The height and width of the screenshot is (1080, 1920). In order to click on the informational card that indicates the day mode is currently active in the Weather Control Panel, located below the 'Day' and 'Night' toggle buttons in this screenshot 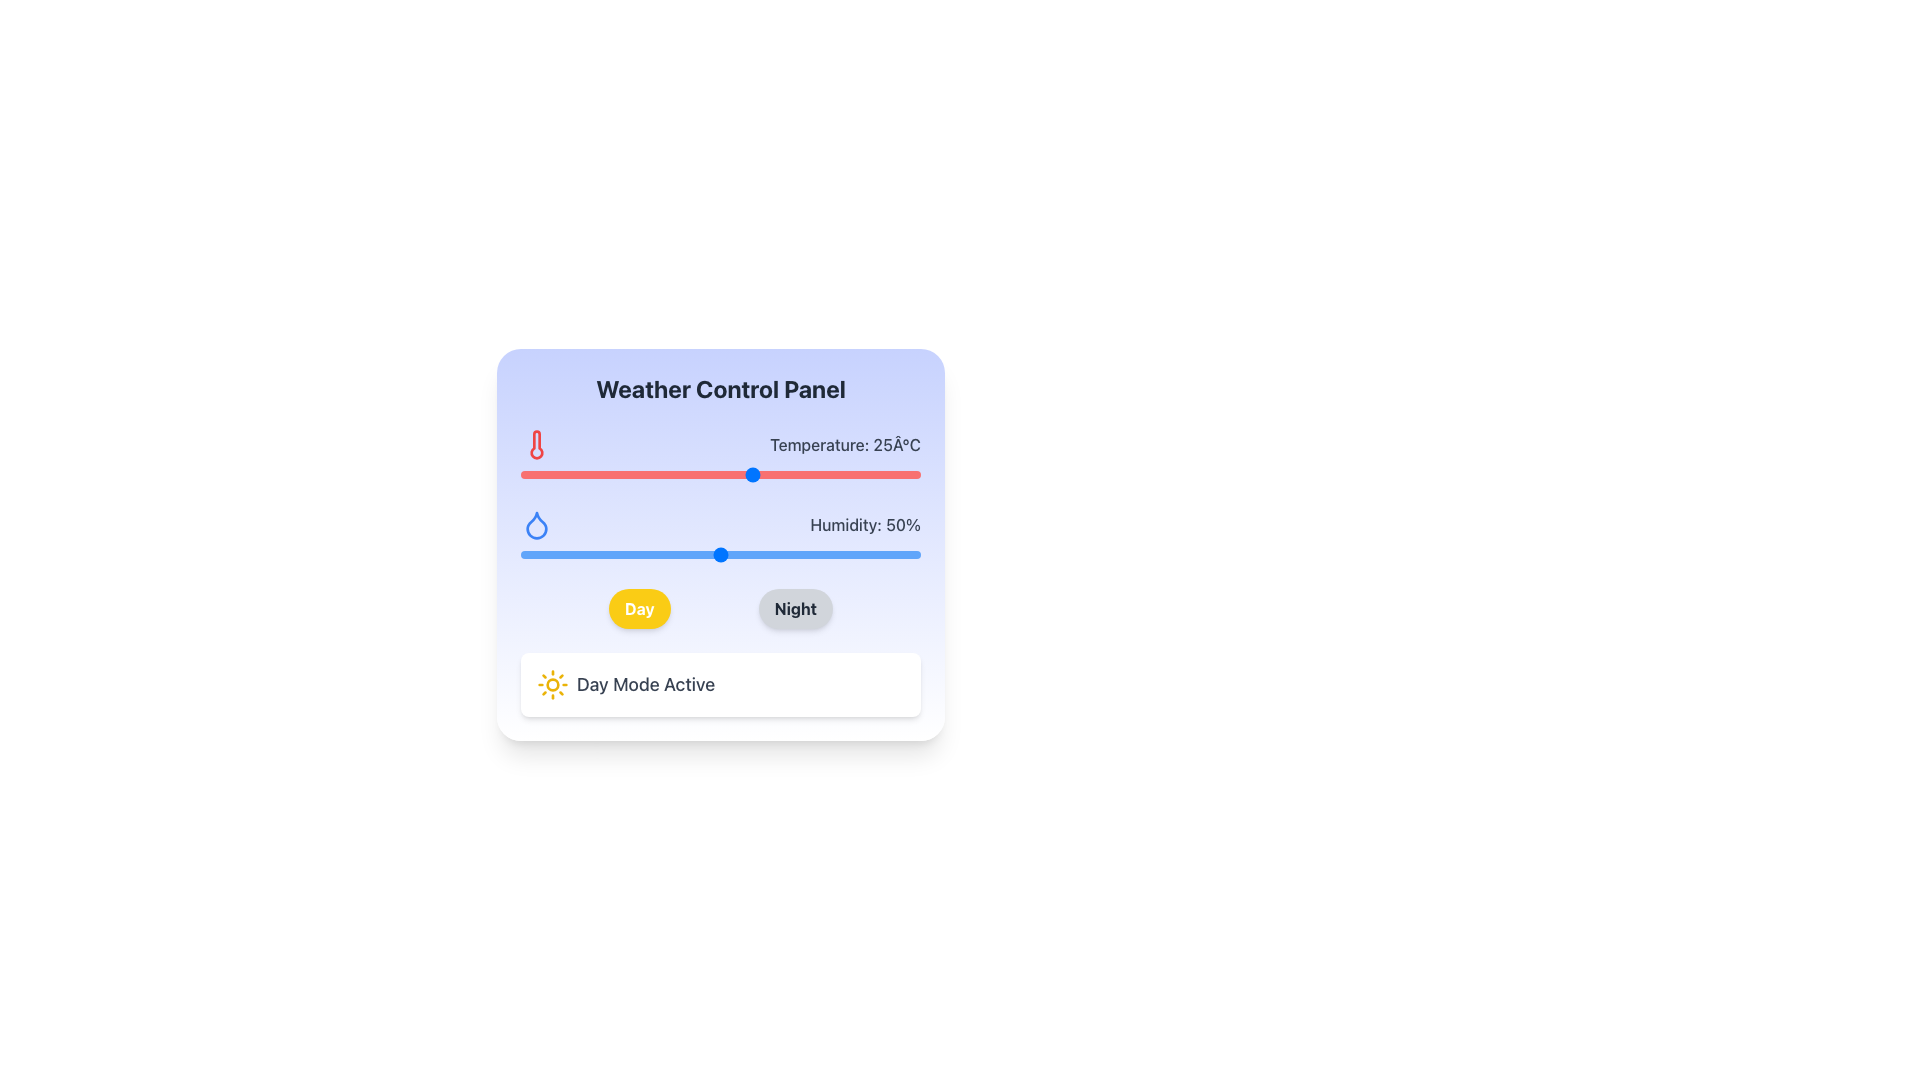, I will do `click(720, 684)`.